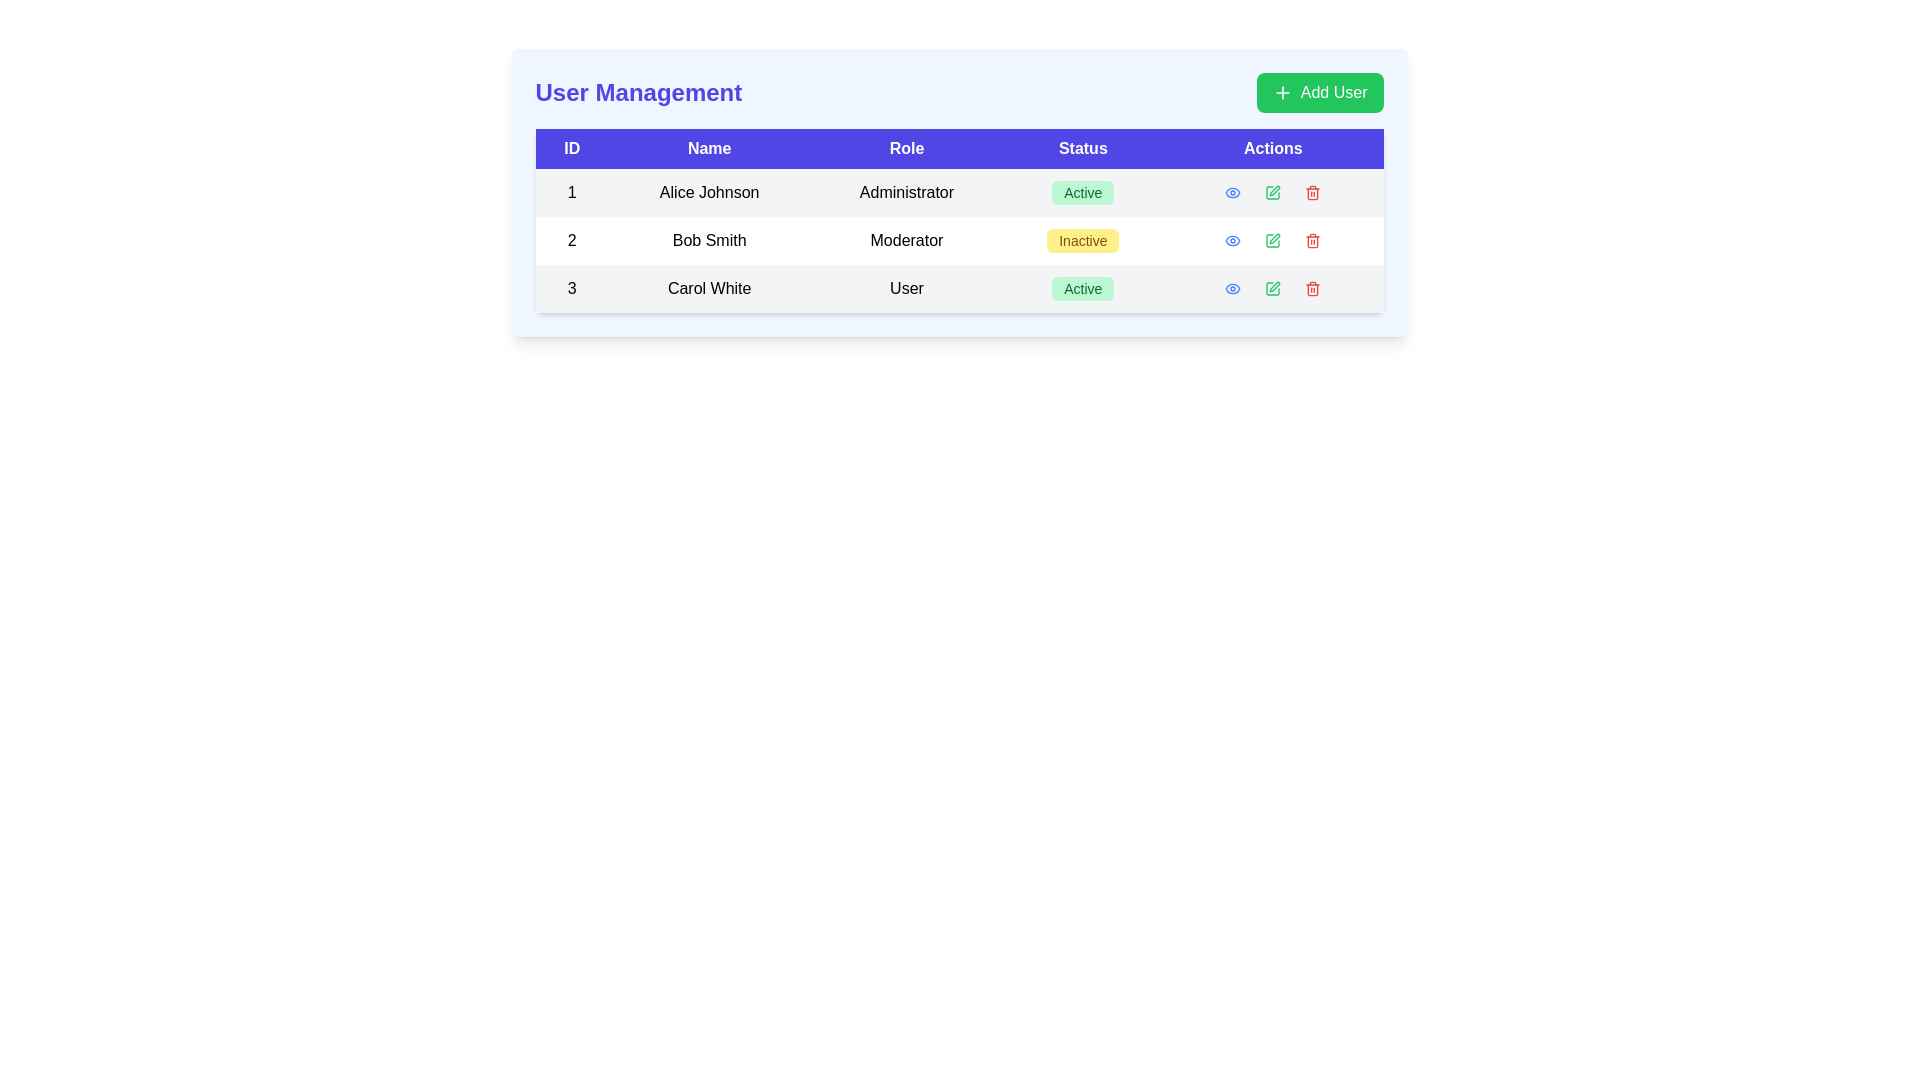  I want to click on the small green pencil icon in the 'Actions' column of the user management table to initiate edit for the user 'Bob Smith', so click(1272, 192).